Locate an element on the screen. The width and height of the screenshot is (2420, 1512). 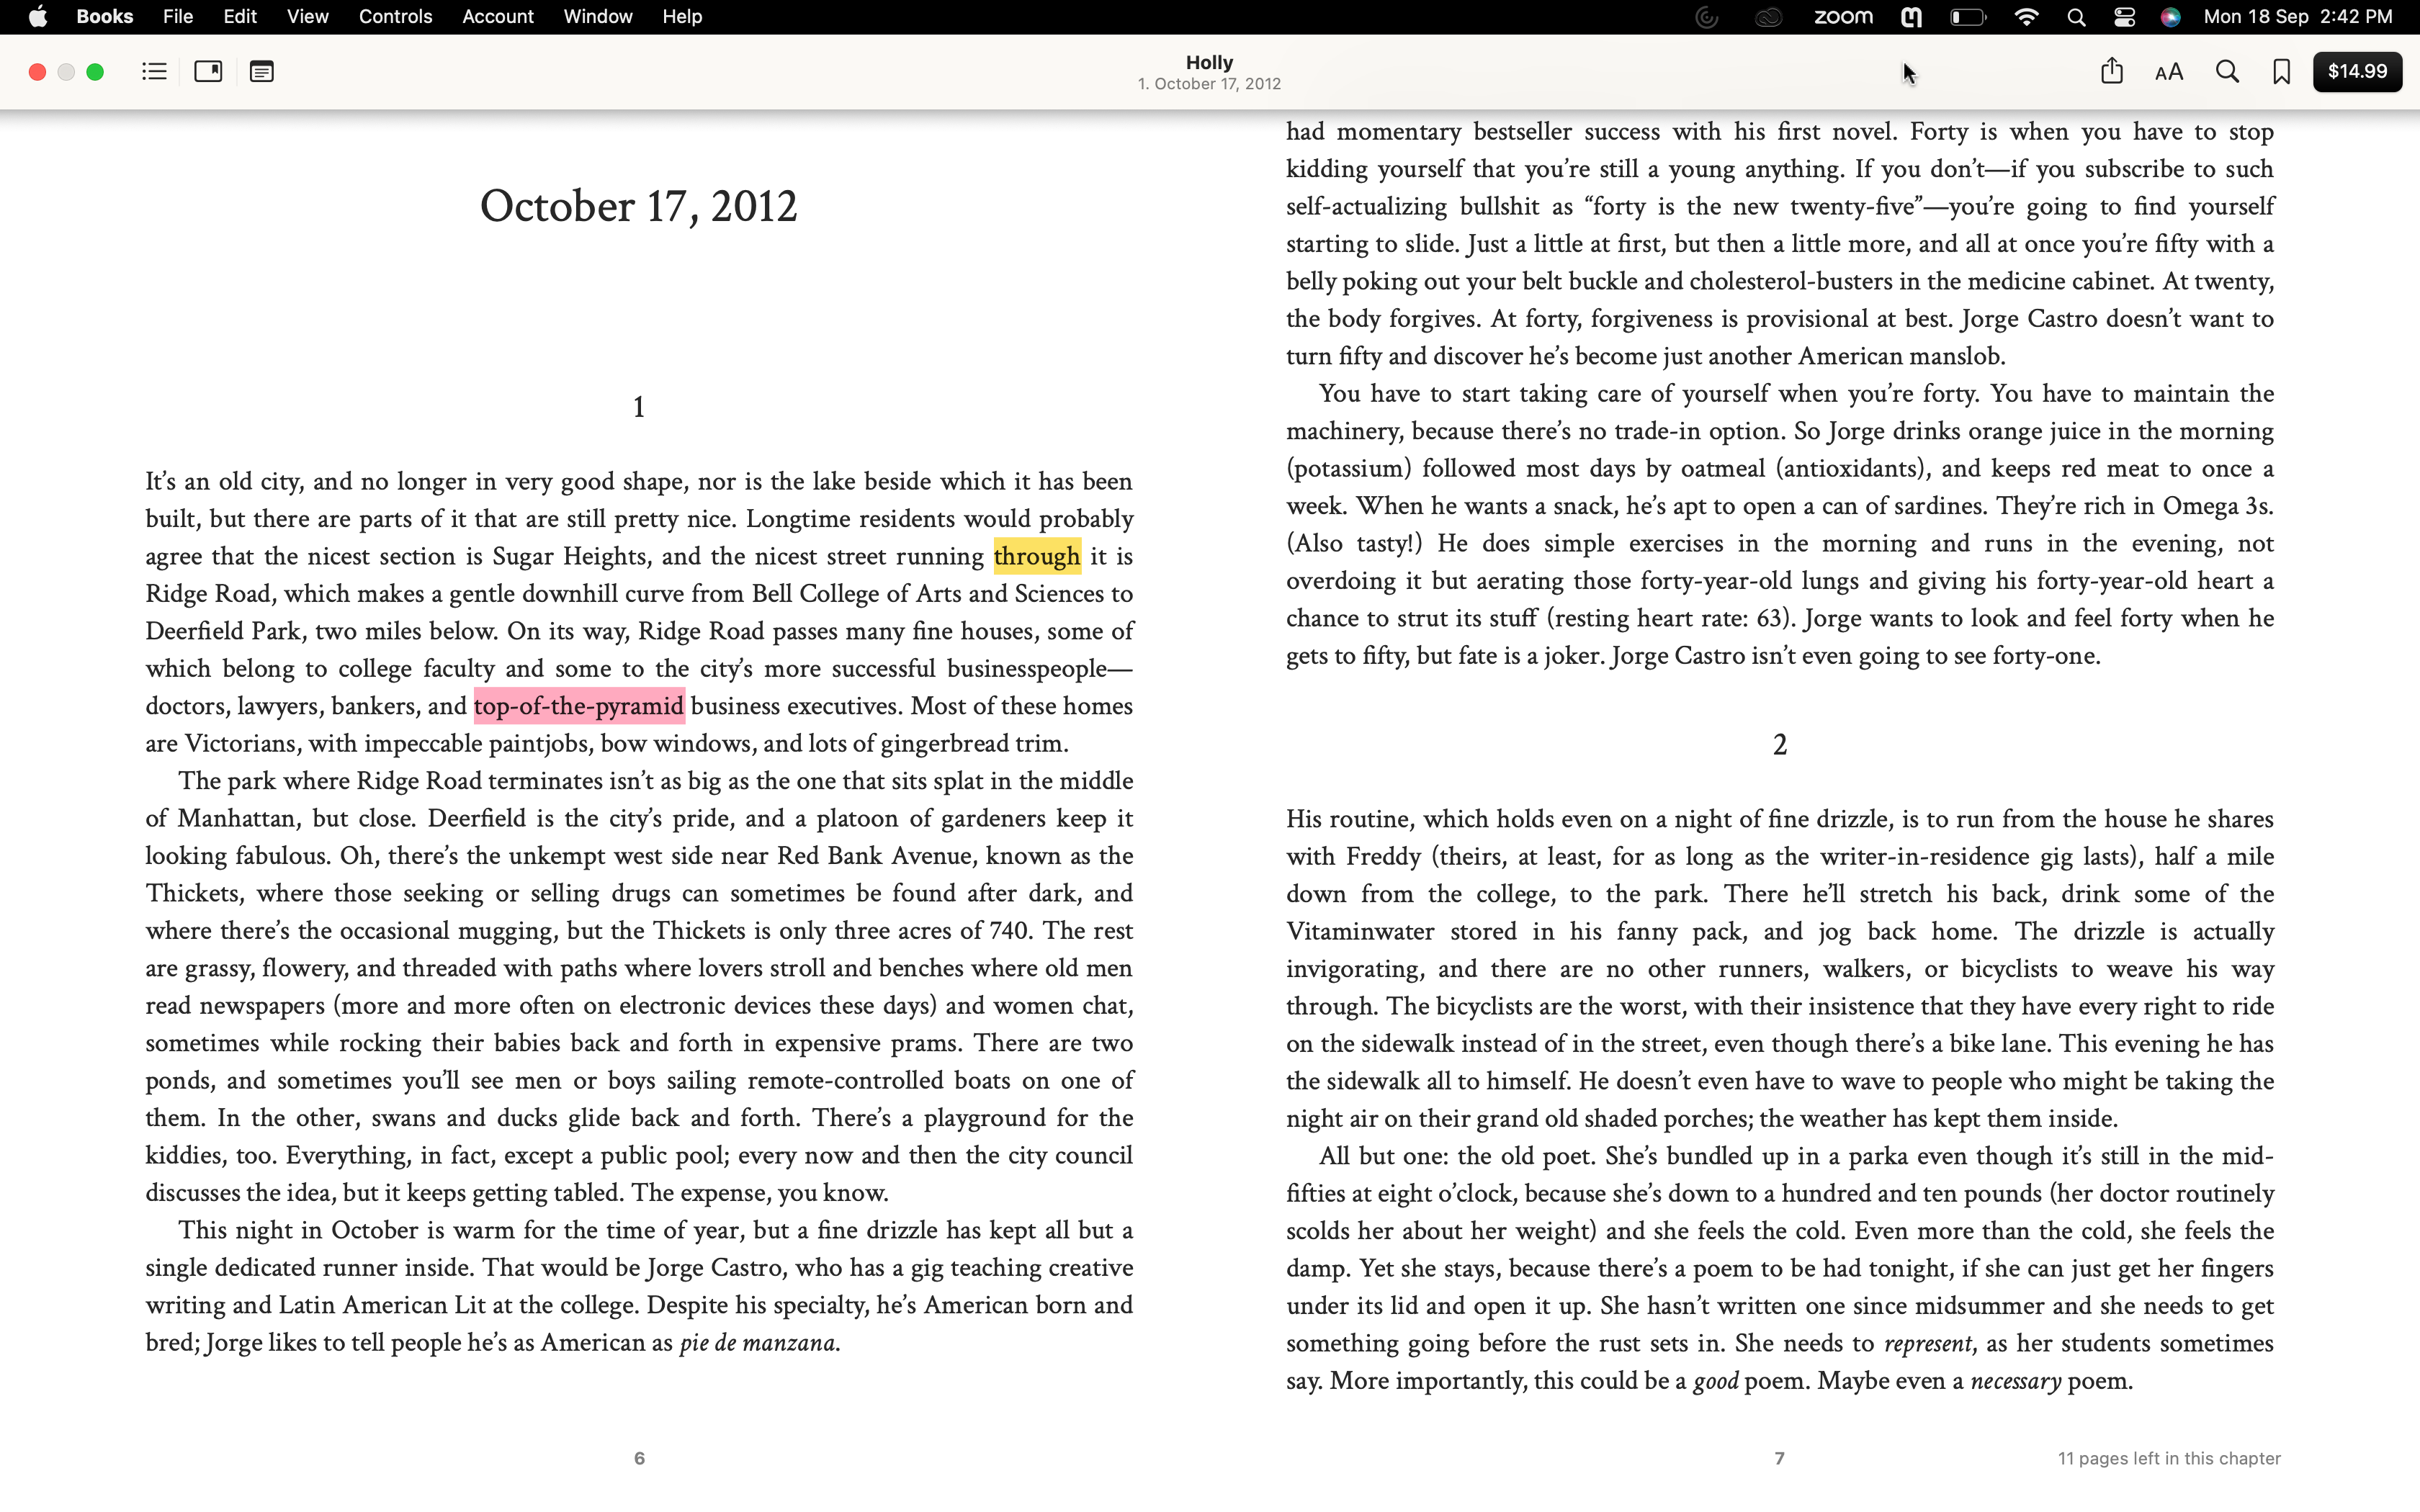
Direct the pointer to "see_notes" on the display is located at coordinates (890560, 149688).